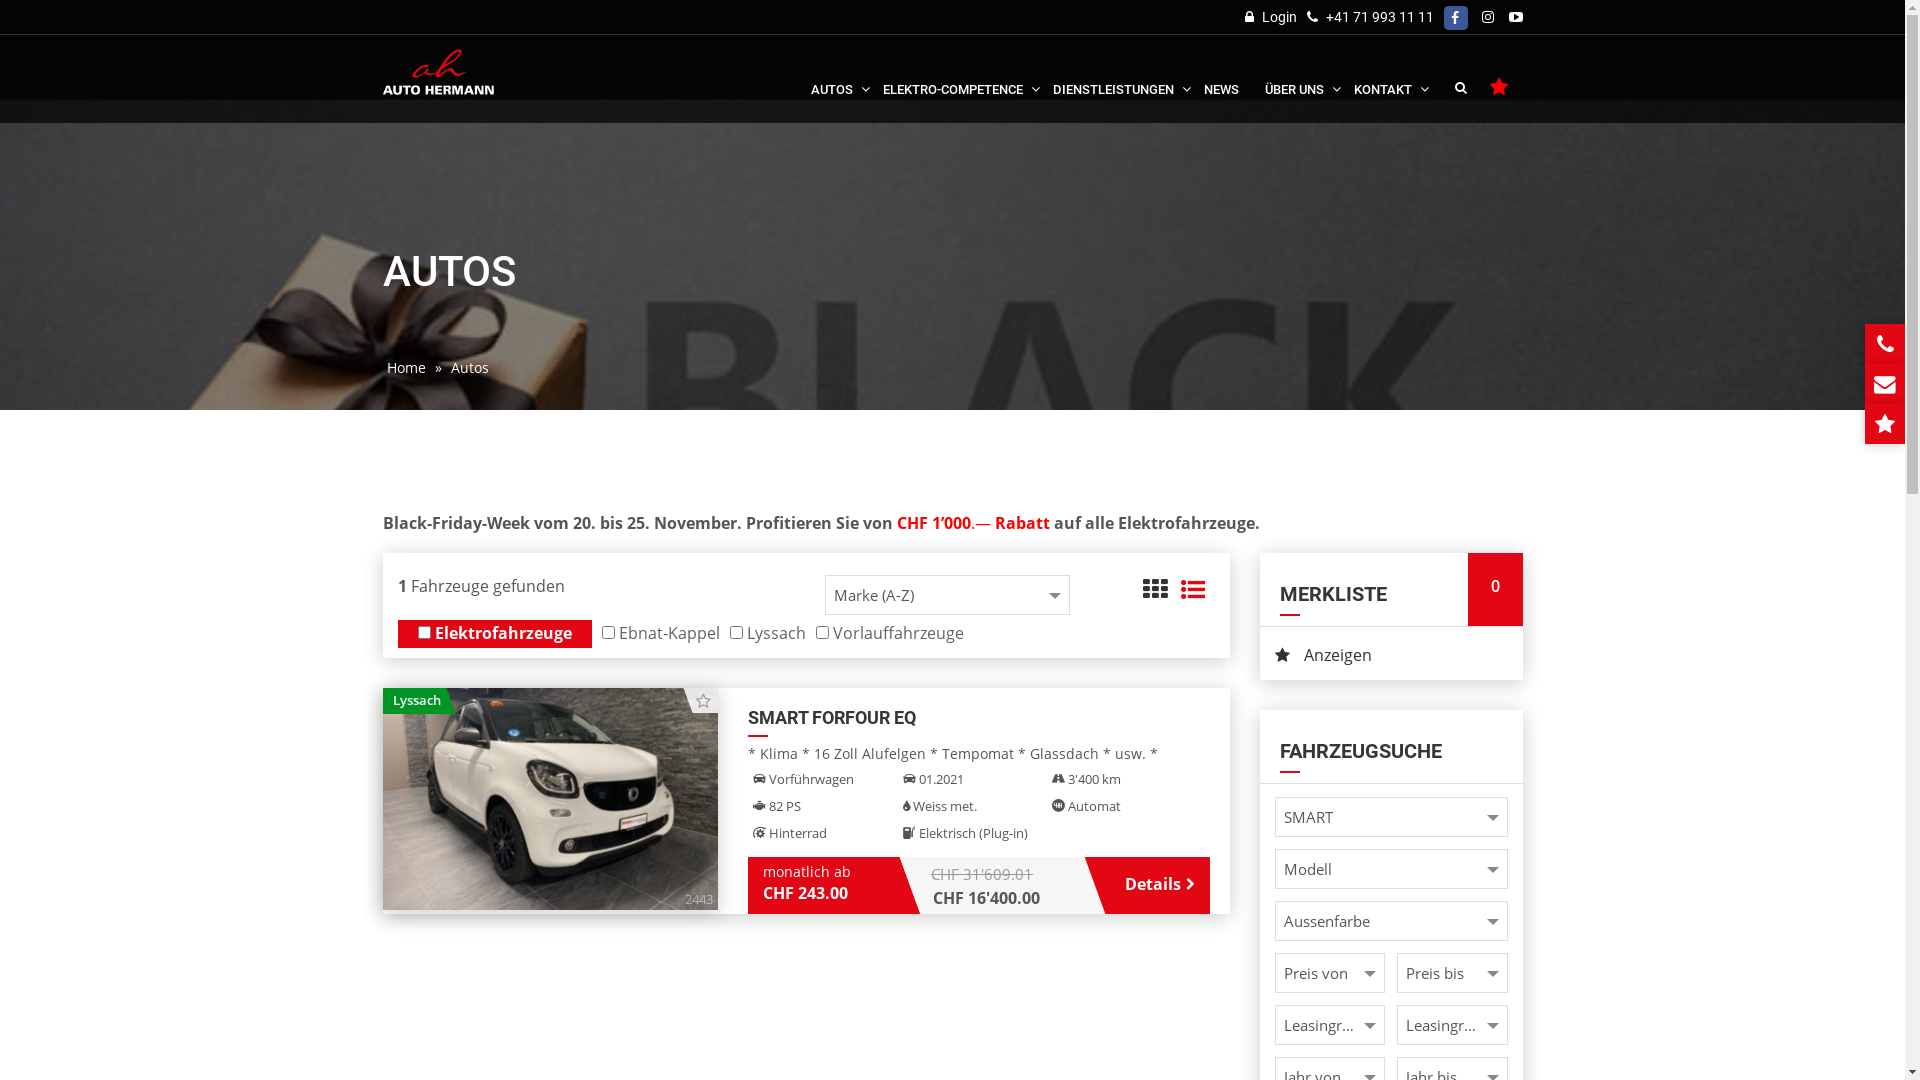 This screenshot has height=1080, width=1920. I want to click on 'Suchen', so click(1460, 86).